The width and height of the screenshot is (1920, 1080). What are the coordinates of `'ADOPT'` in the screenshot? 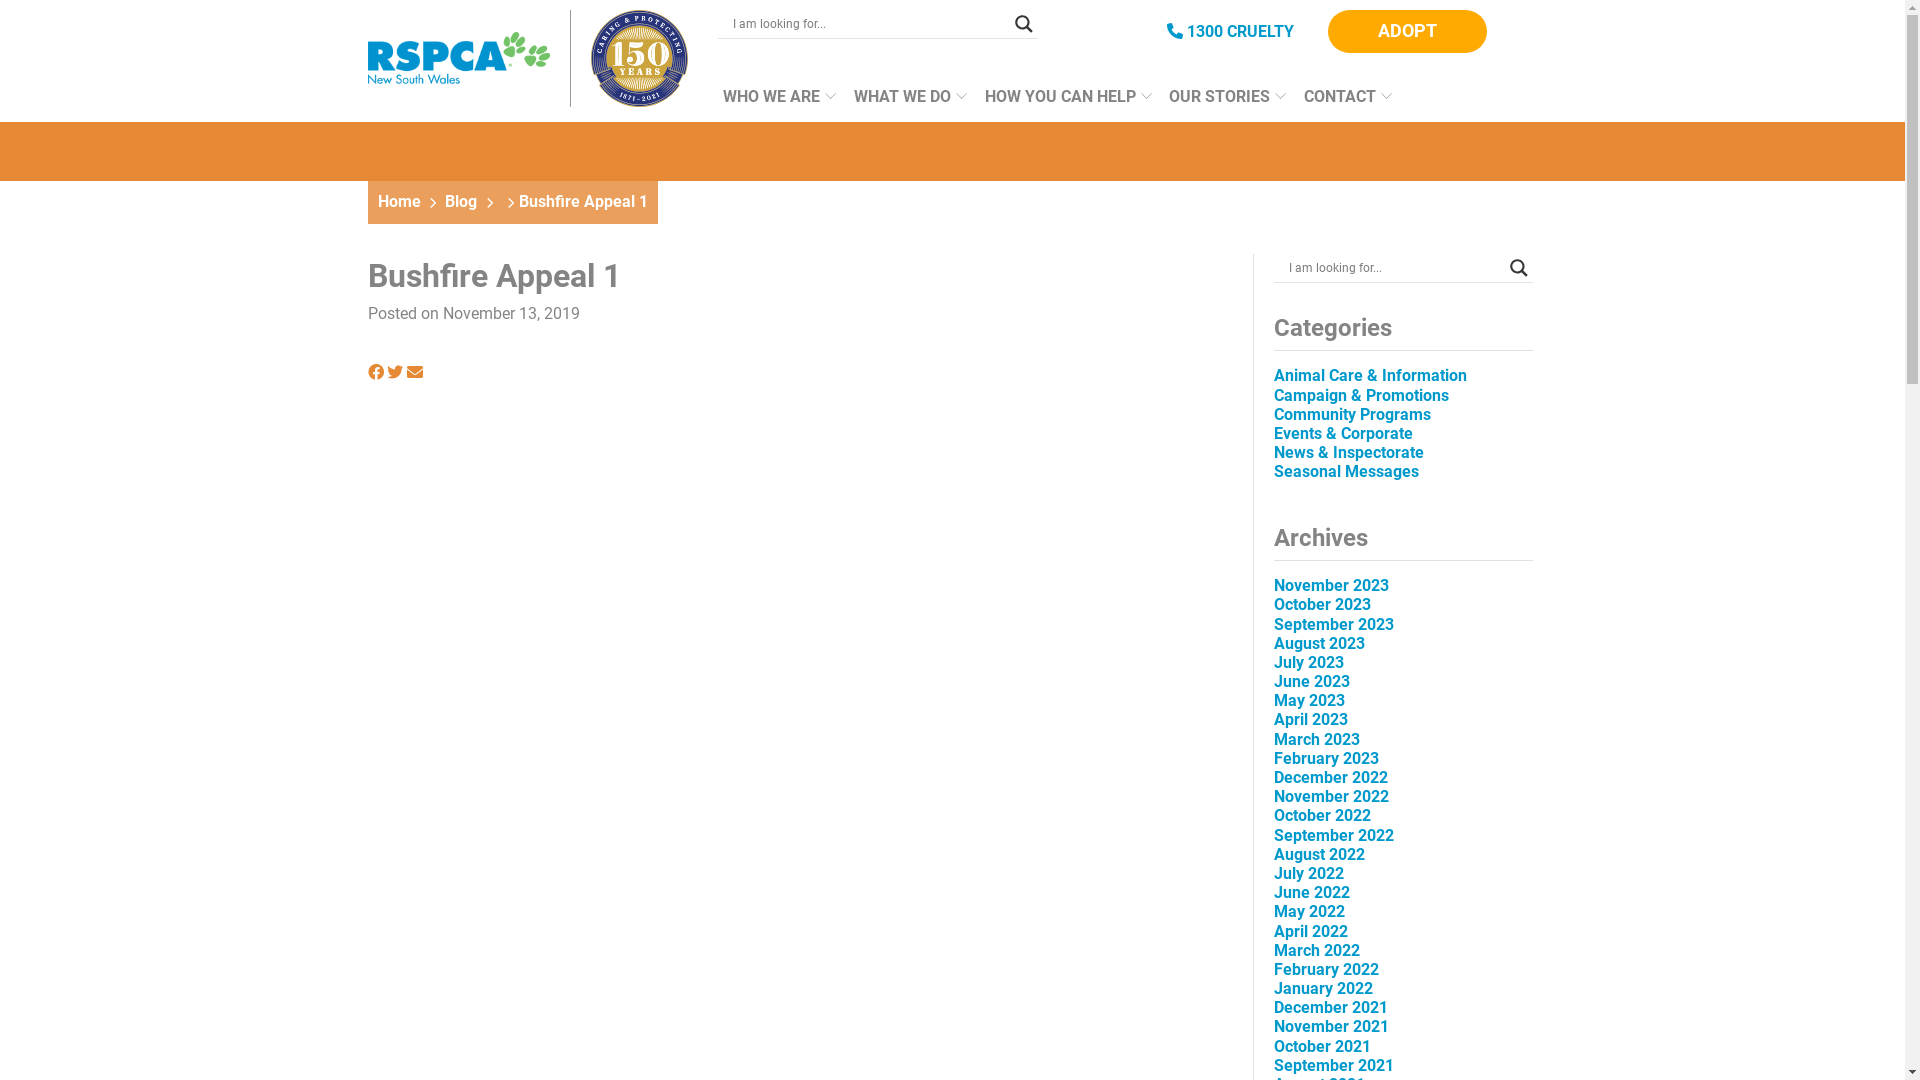 It's located at (1328, 31).